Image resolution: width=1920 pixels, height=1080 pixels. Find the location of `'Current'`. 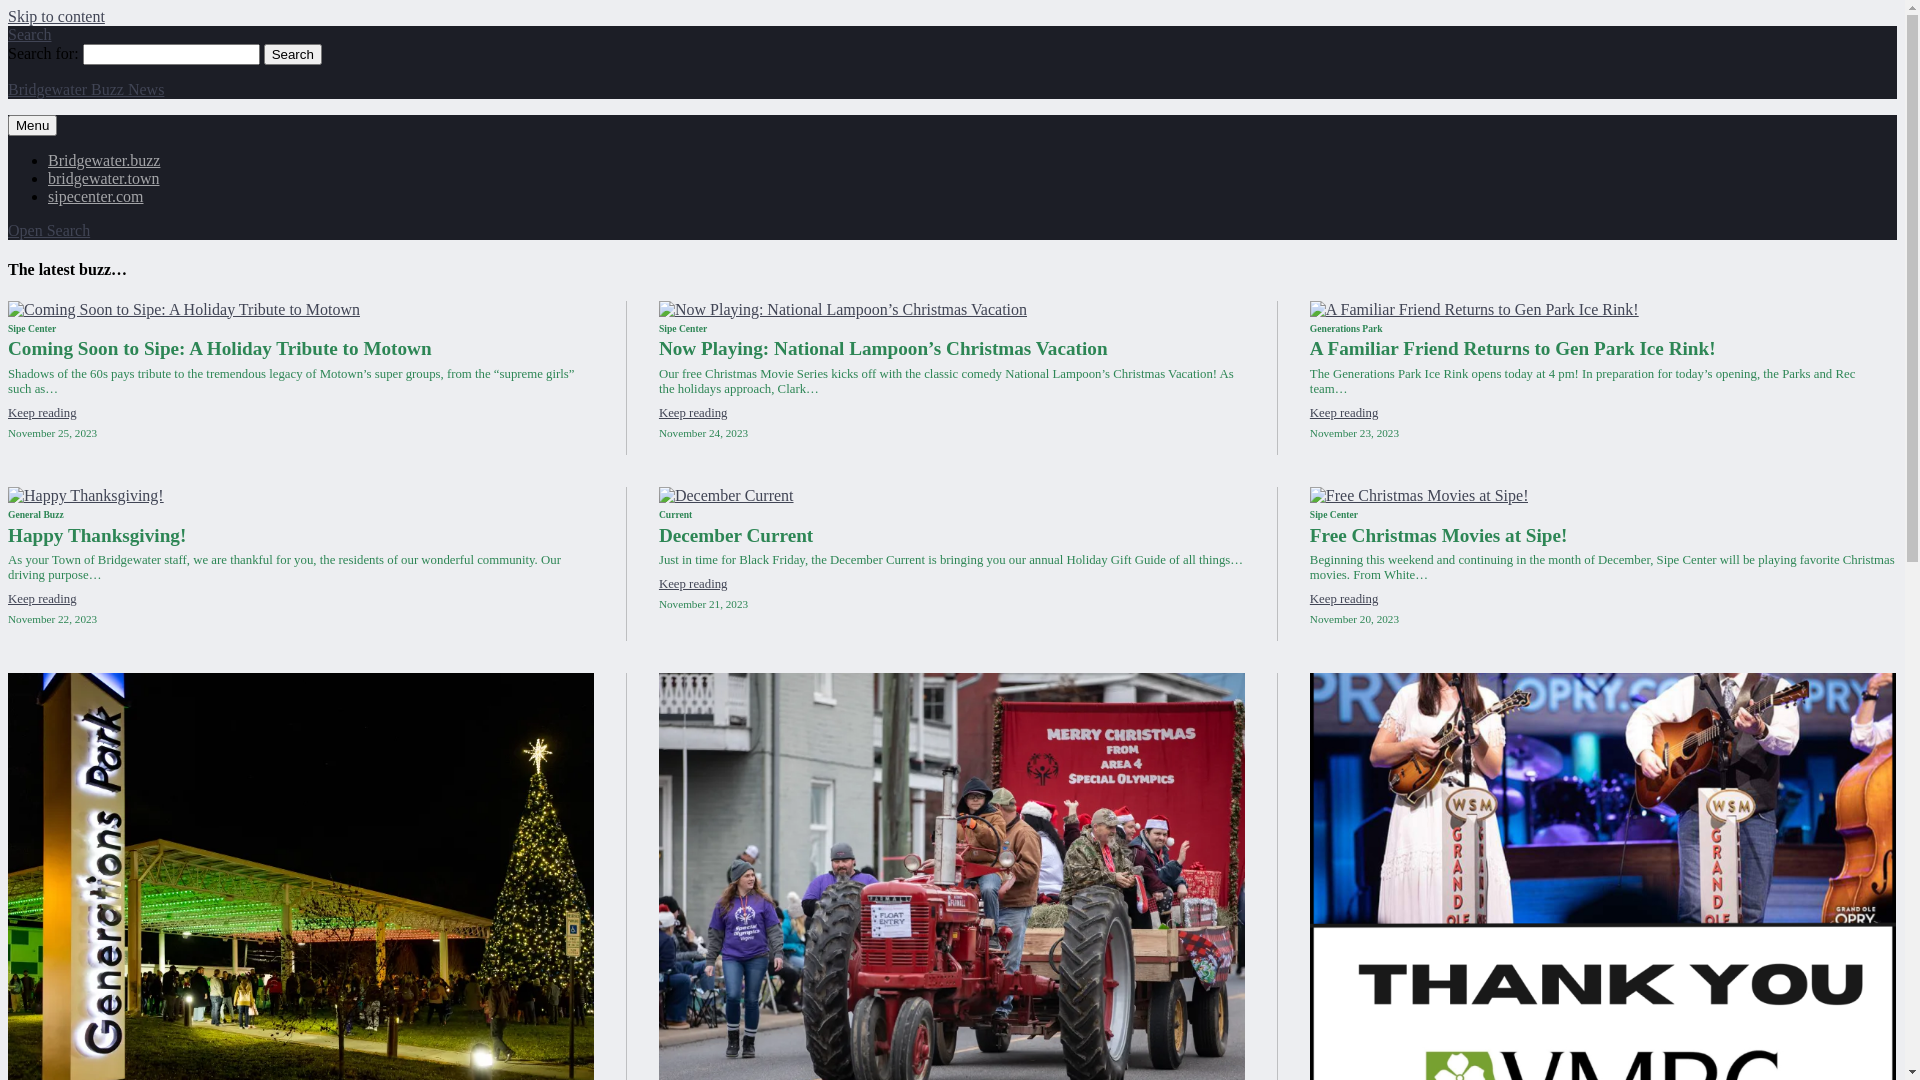

'Current' is located at coordinates (675, 513).